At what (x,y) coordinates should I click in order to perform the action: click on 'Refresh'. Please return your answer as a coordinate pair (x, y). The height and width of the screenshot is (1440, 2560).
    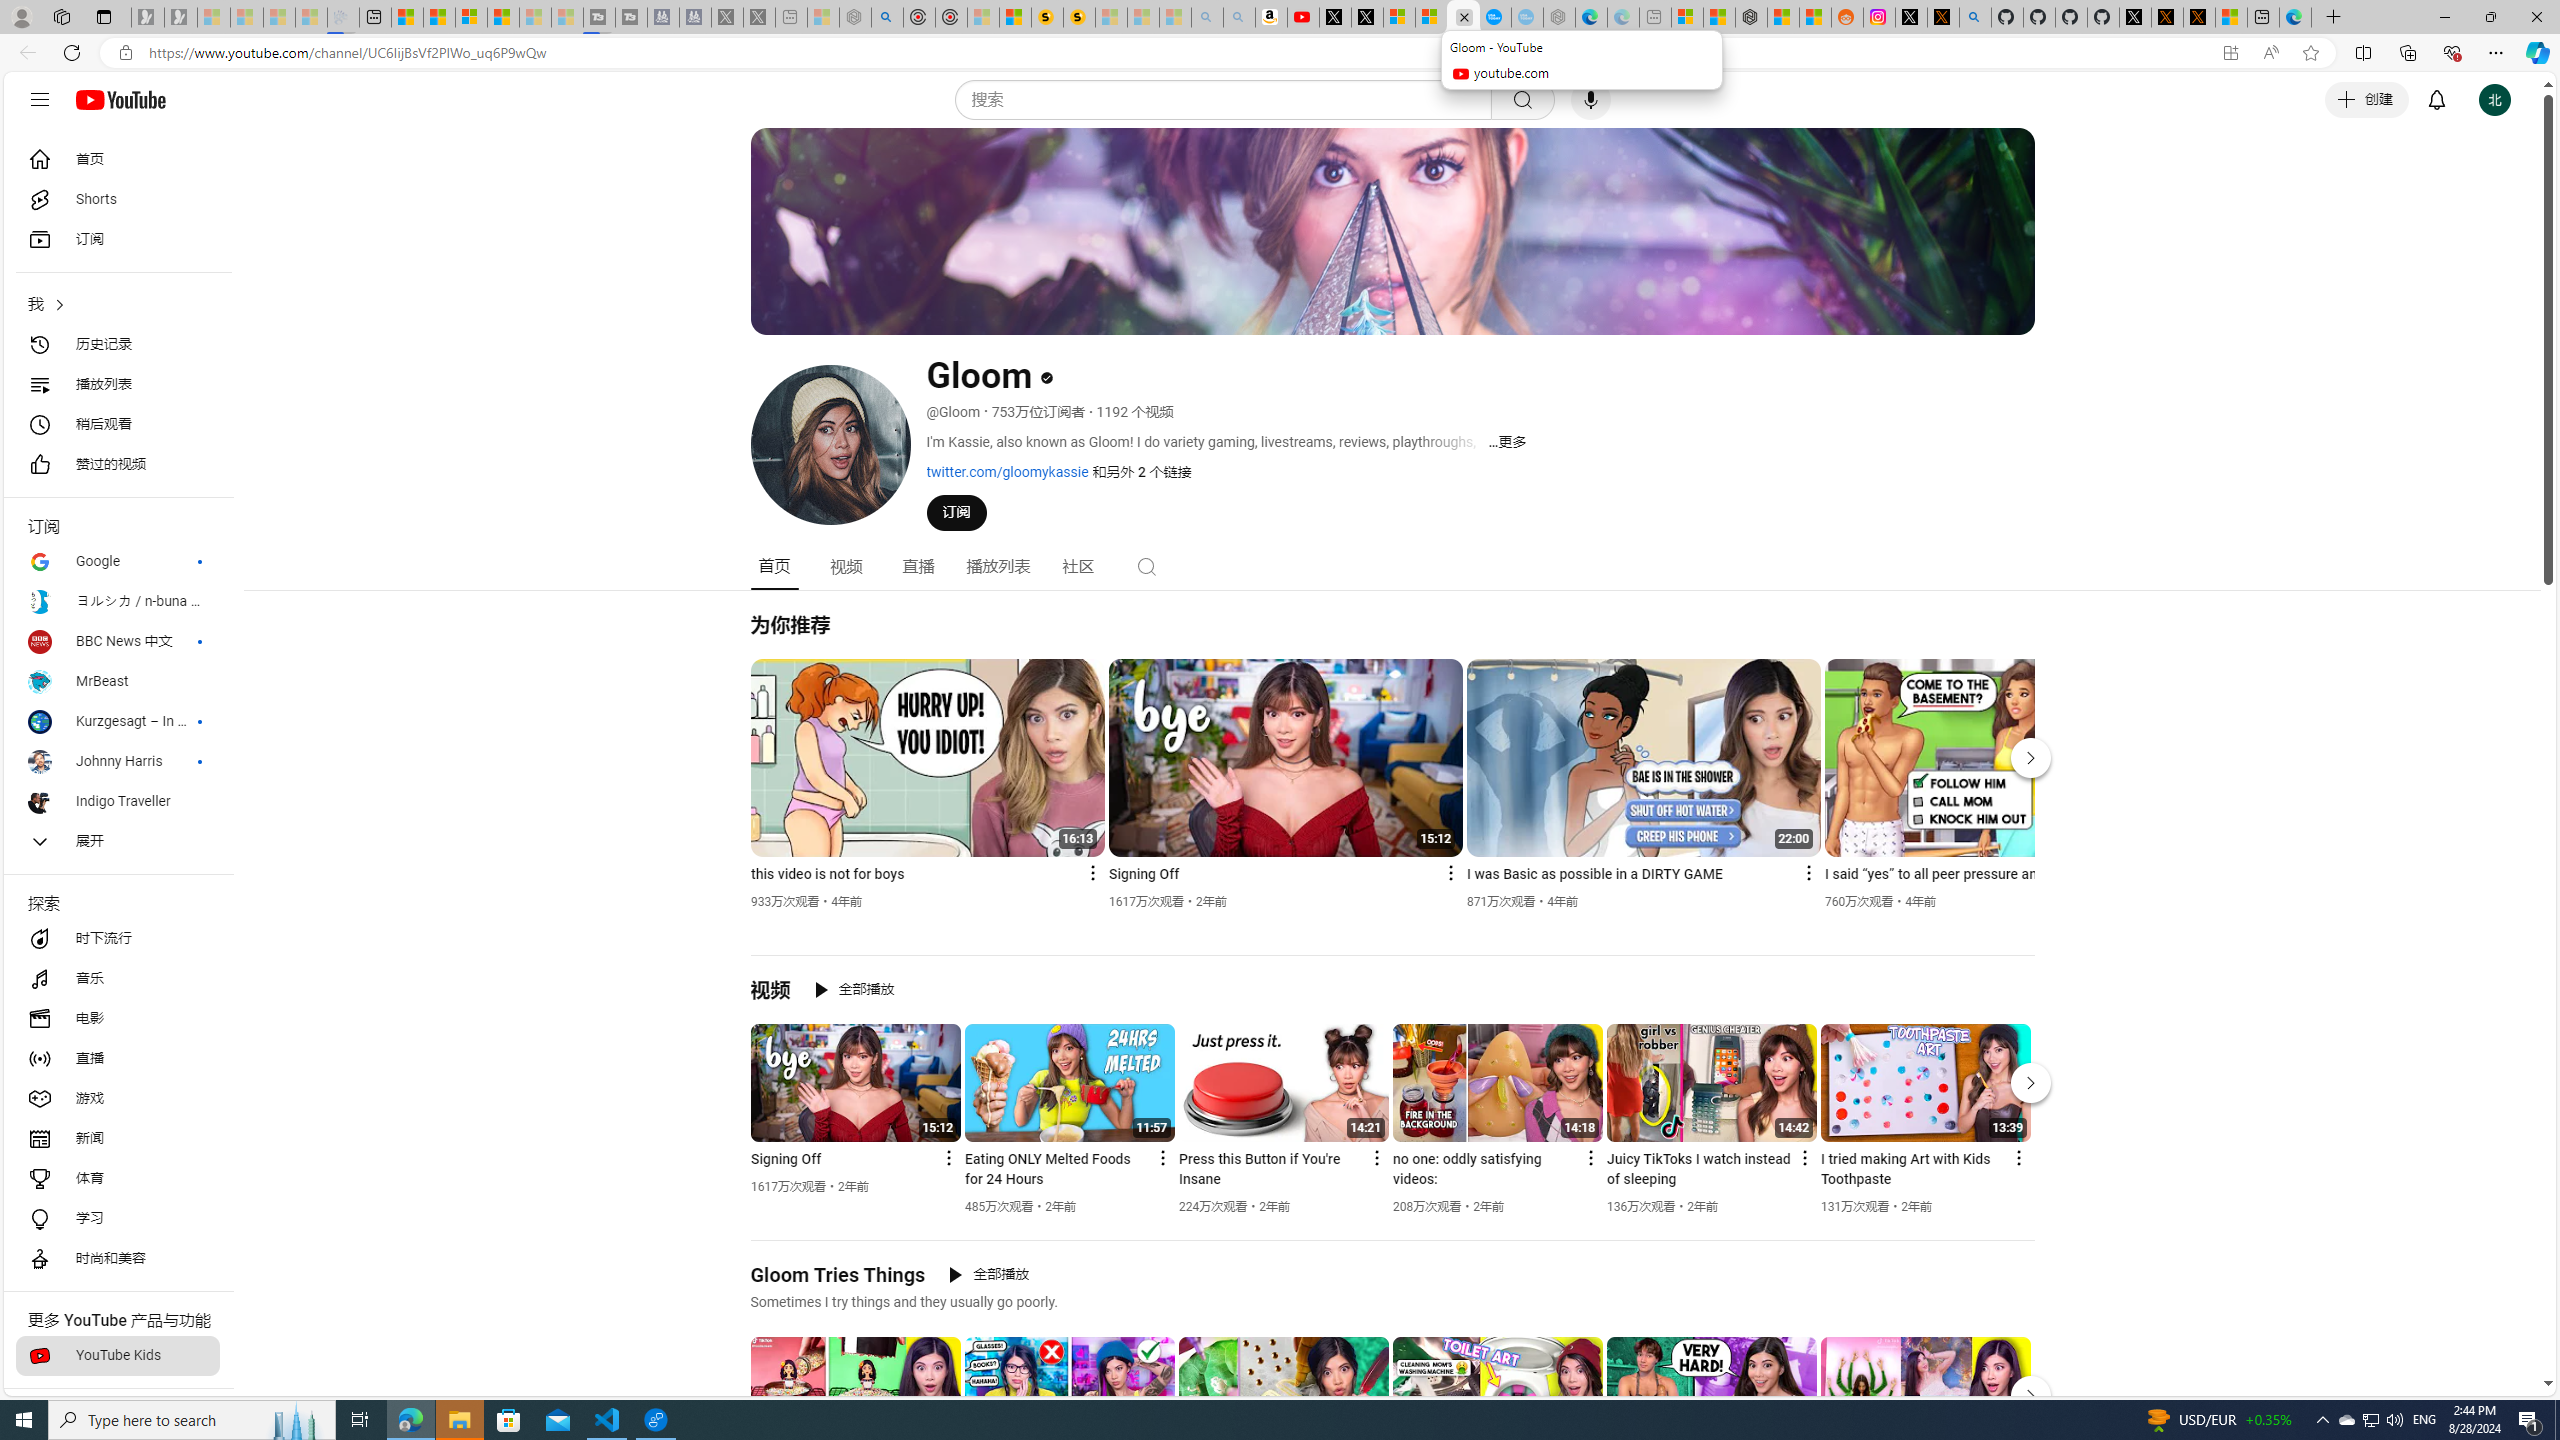
    Looking at the image, I should click on (70, 51).